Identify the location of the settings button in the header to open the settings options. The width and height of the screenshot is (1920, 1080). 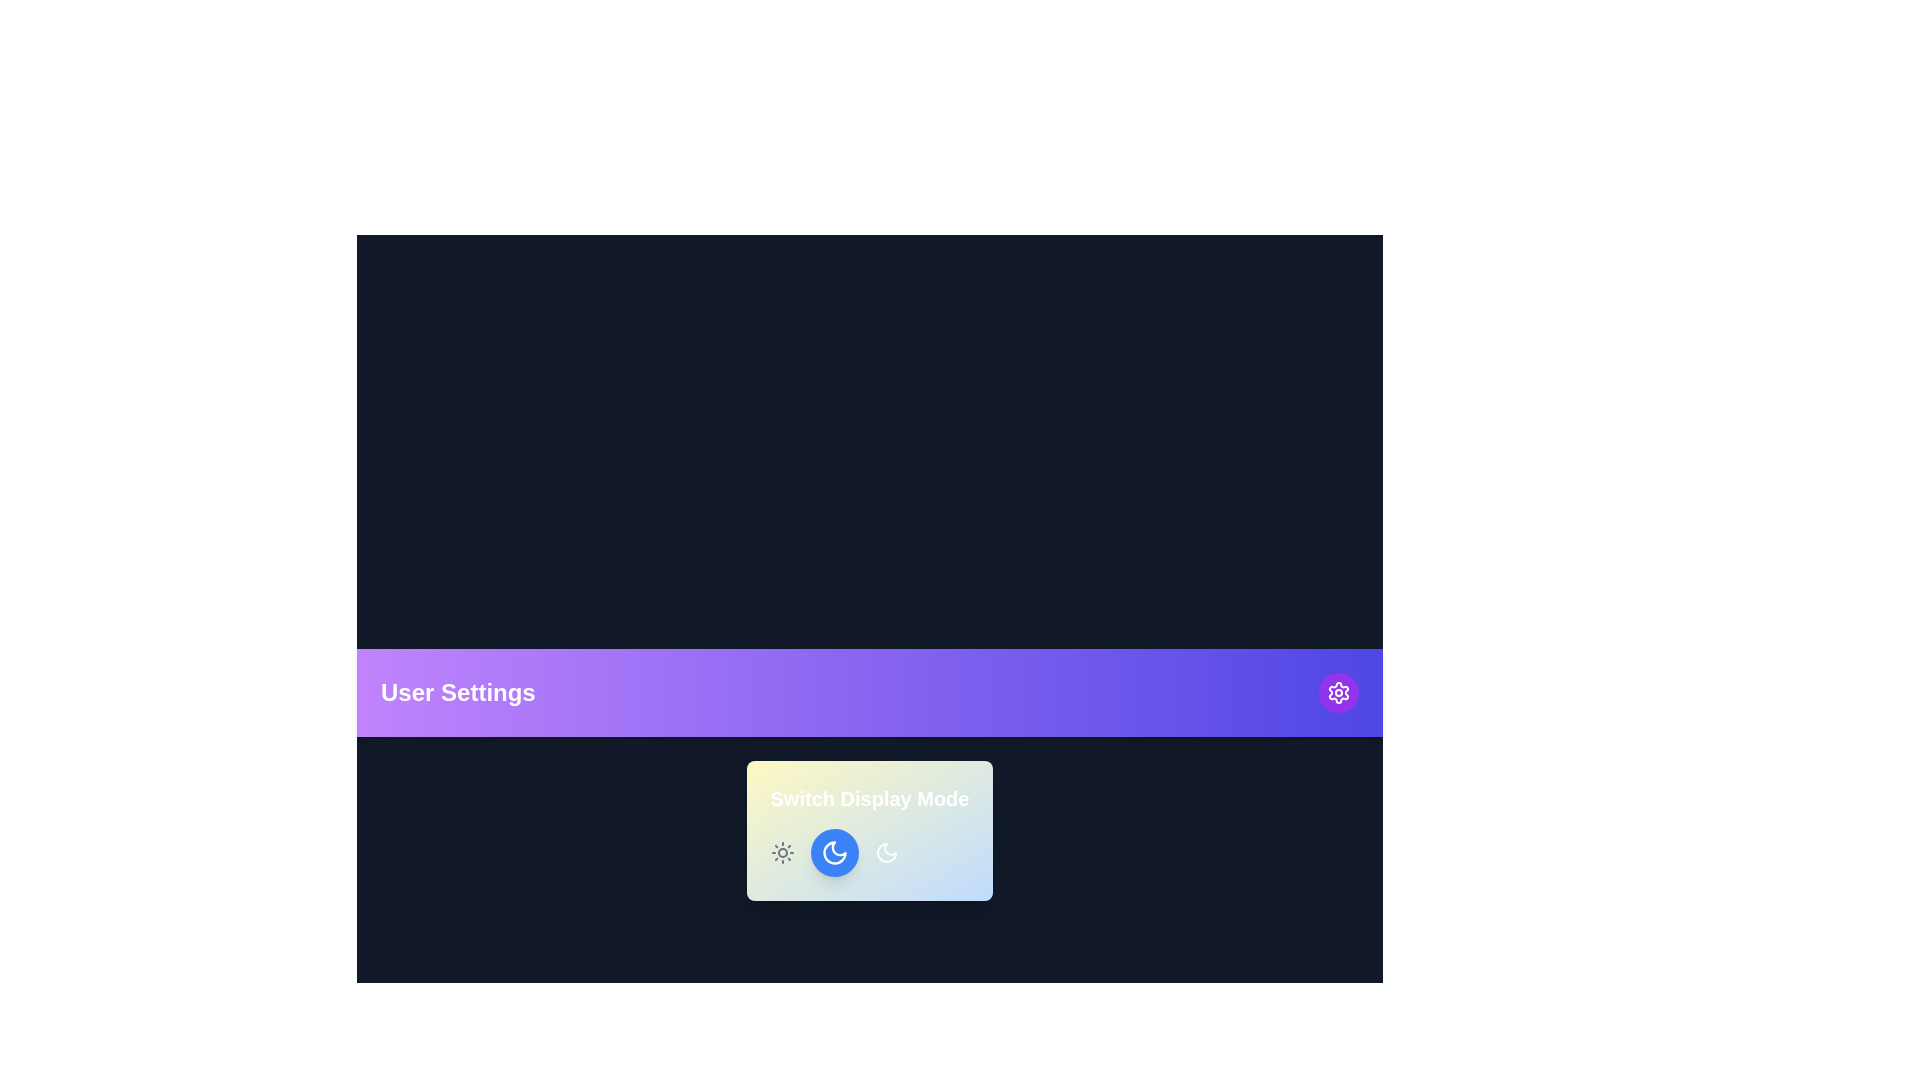
(1339, 692).